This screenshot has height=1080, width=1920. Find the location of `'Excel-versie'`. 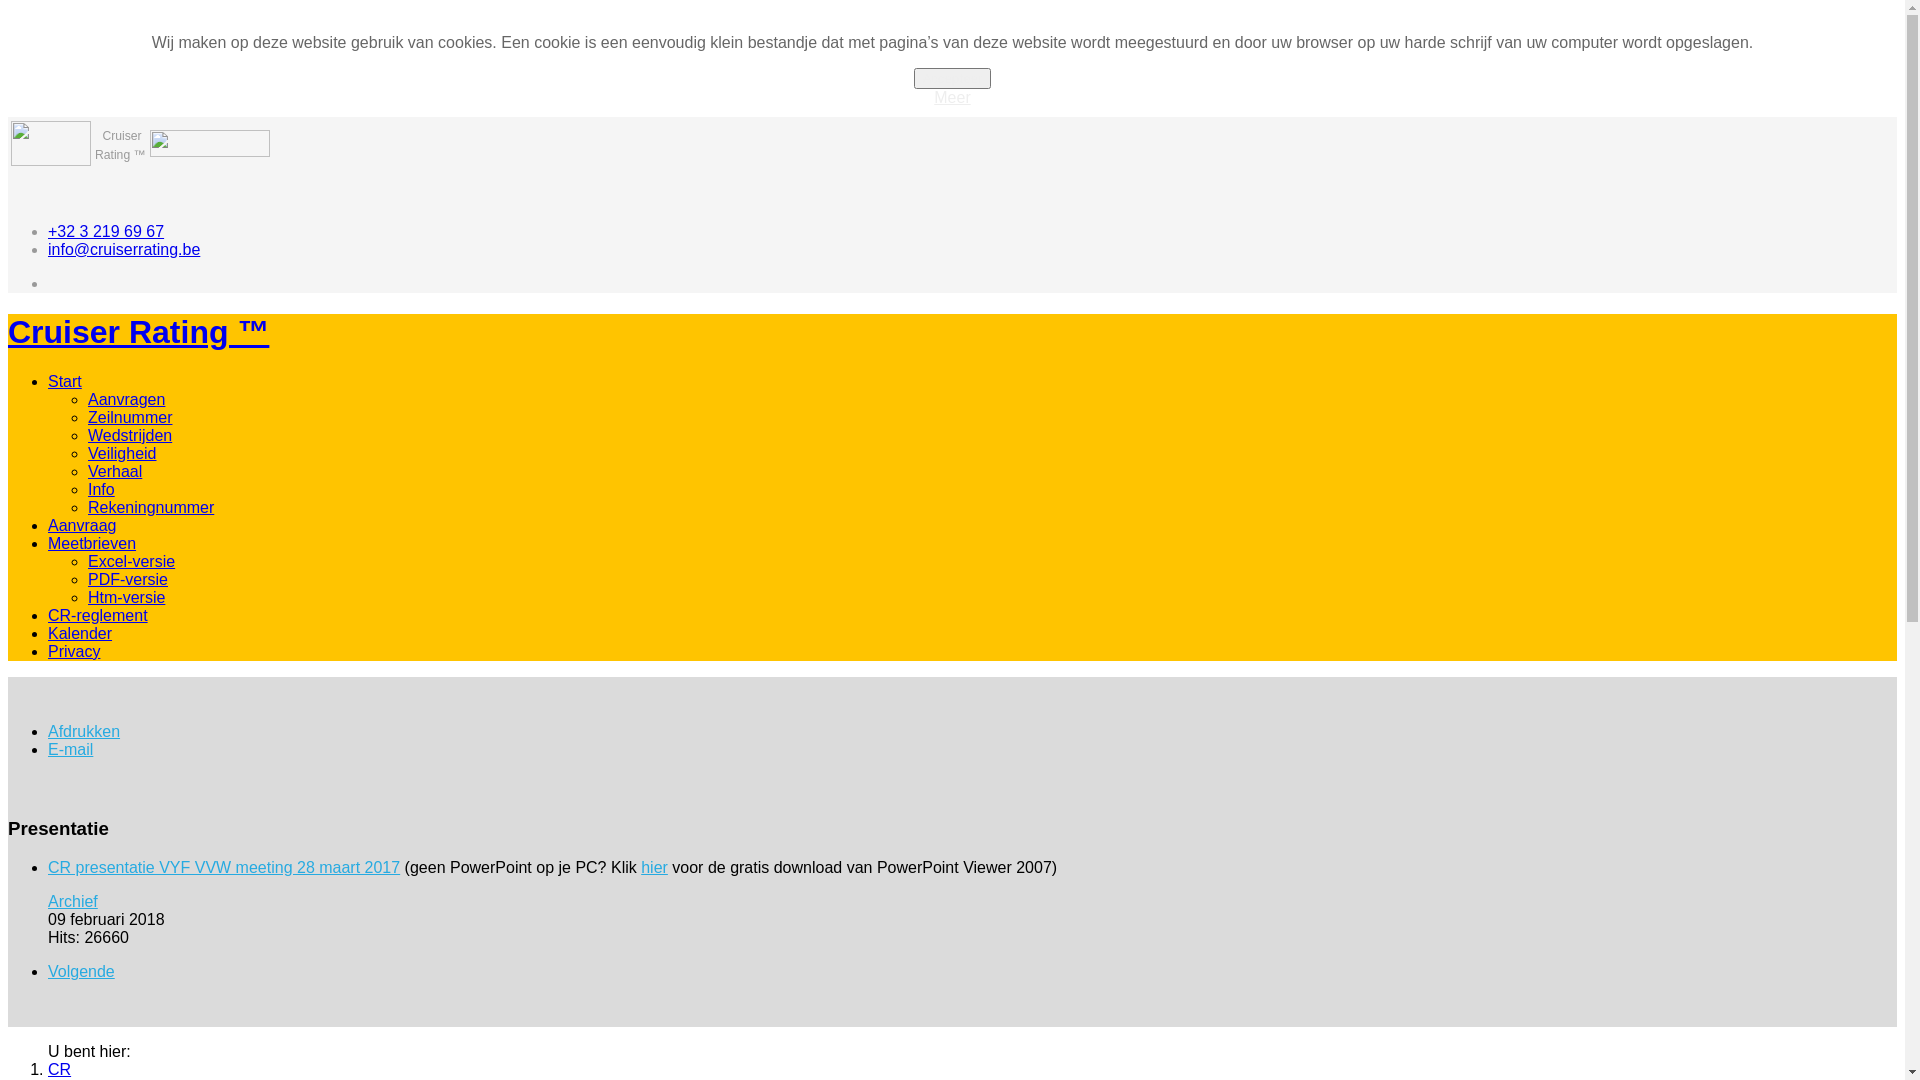

'Excel-versie' is located at coordinates (130, 561).